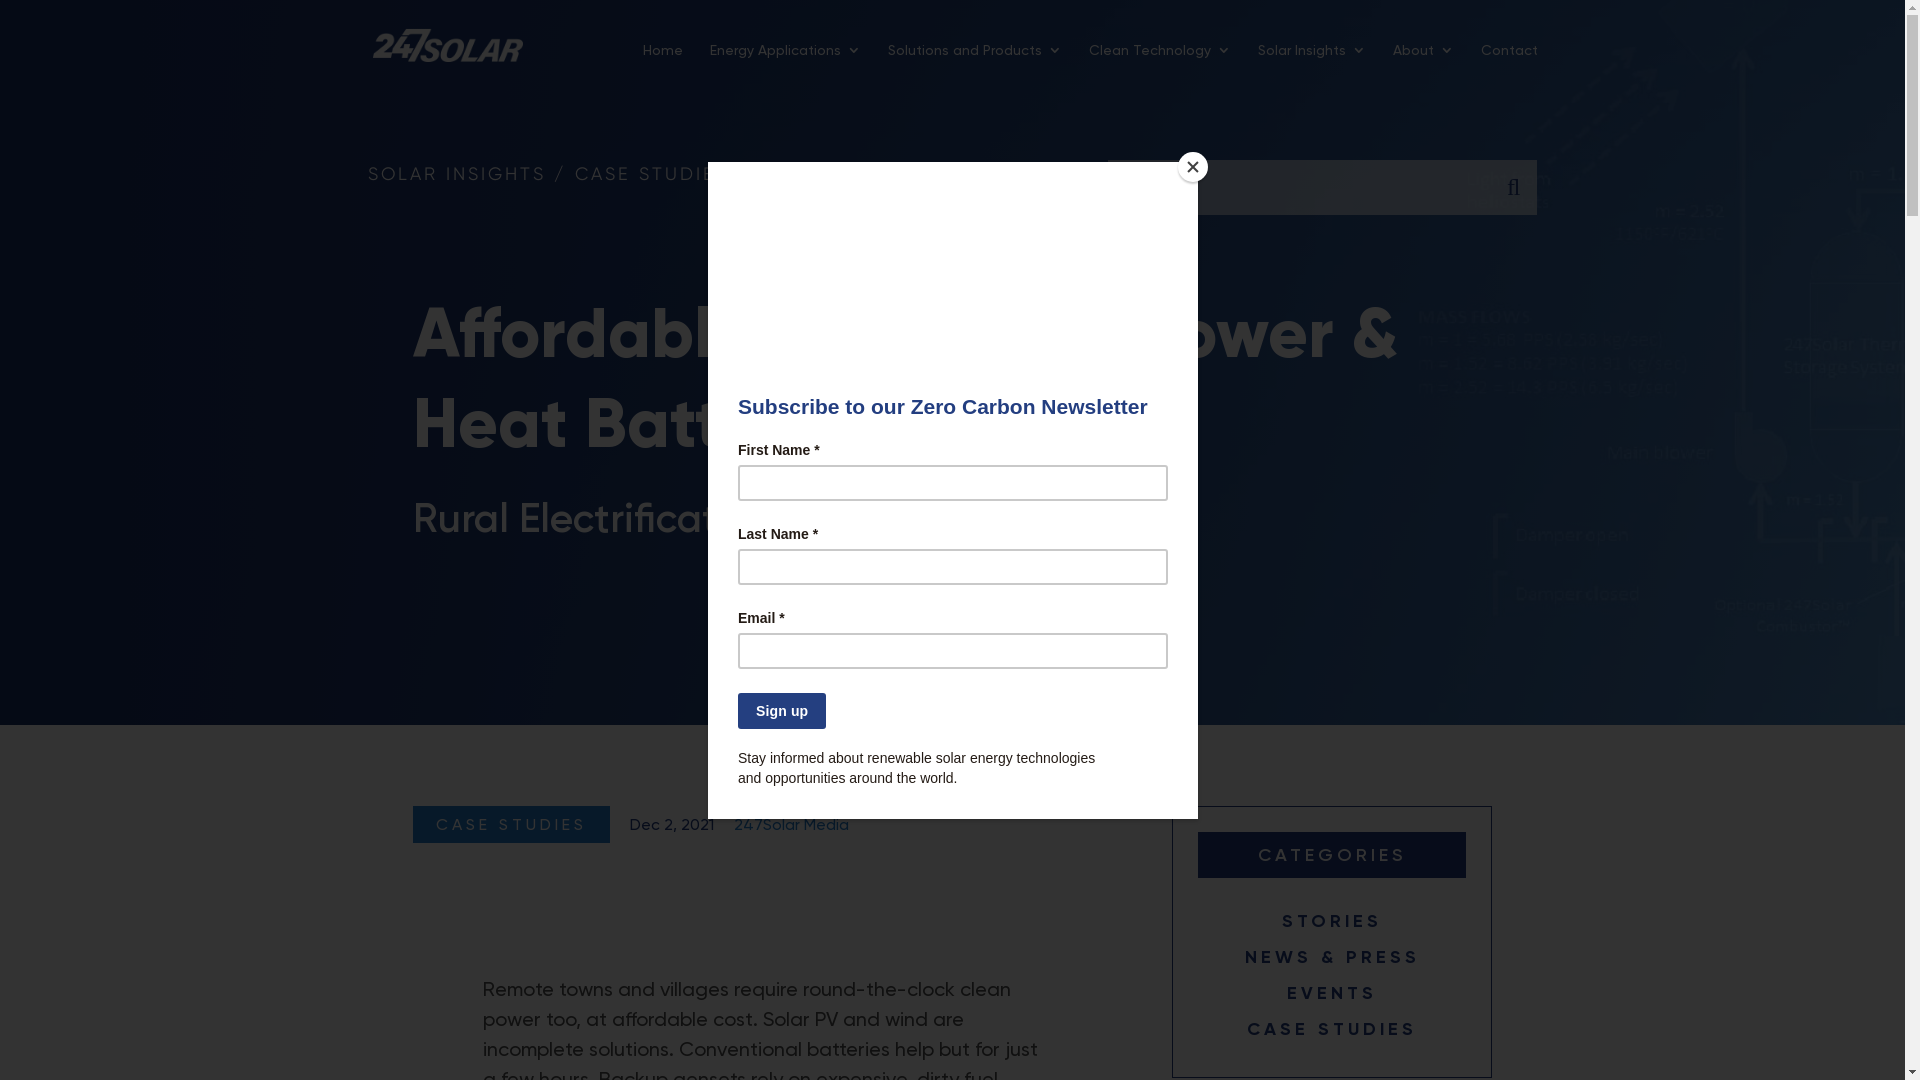  Describe the element at coordinates (1332, 921) in the screenshot. I see `'STORIES'` at that location.